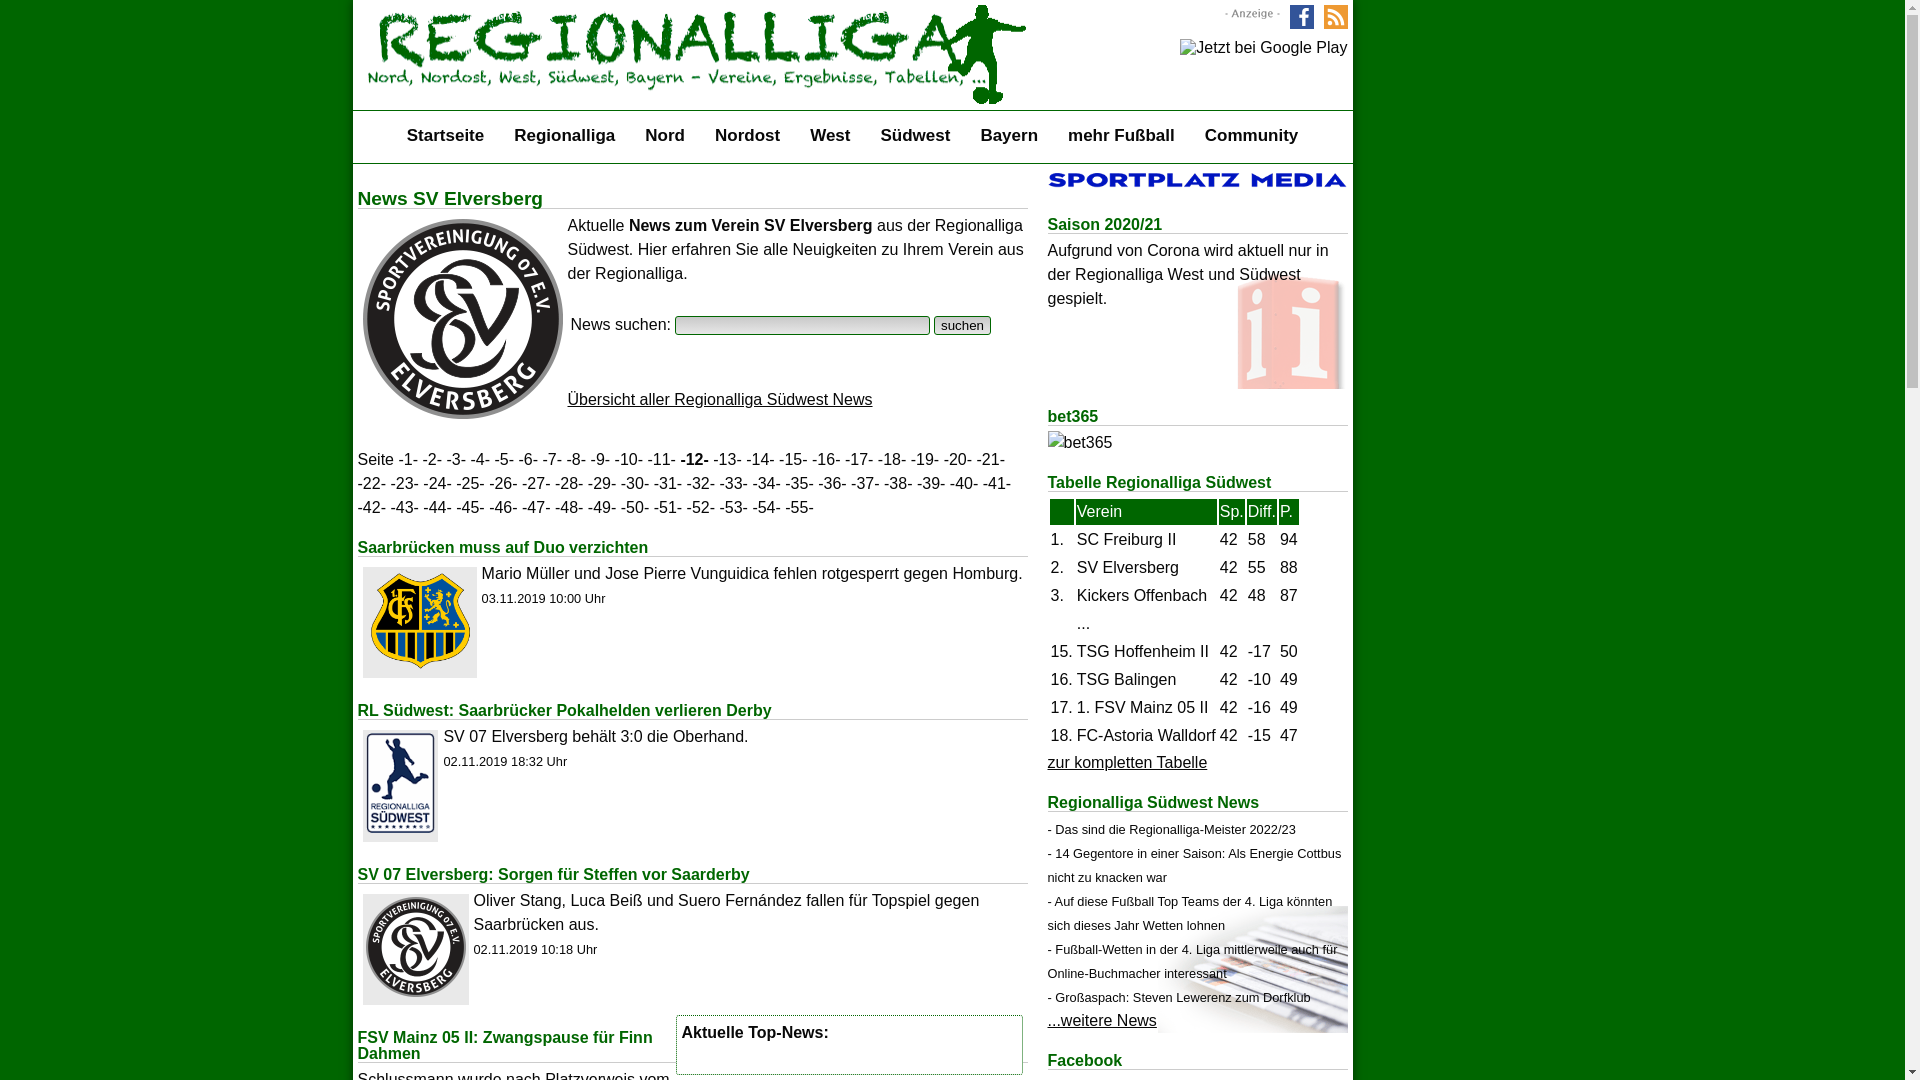 Image resolution: width=1920 pixels, height=1080 pixels. What do you see at coordinates (455, 459) in the screenshot?
I see `'-3-'` at bounding box center [455, 459].